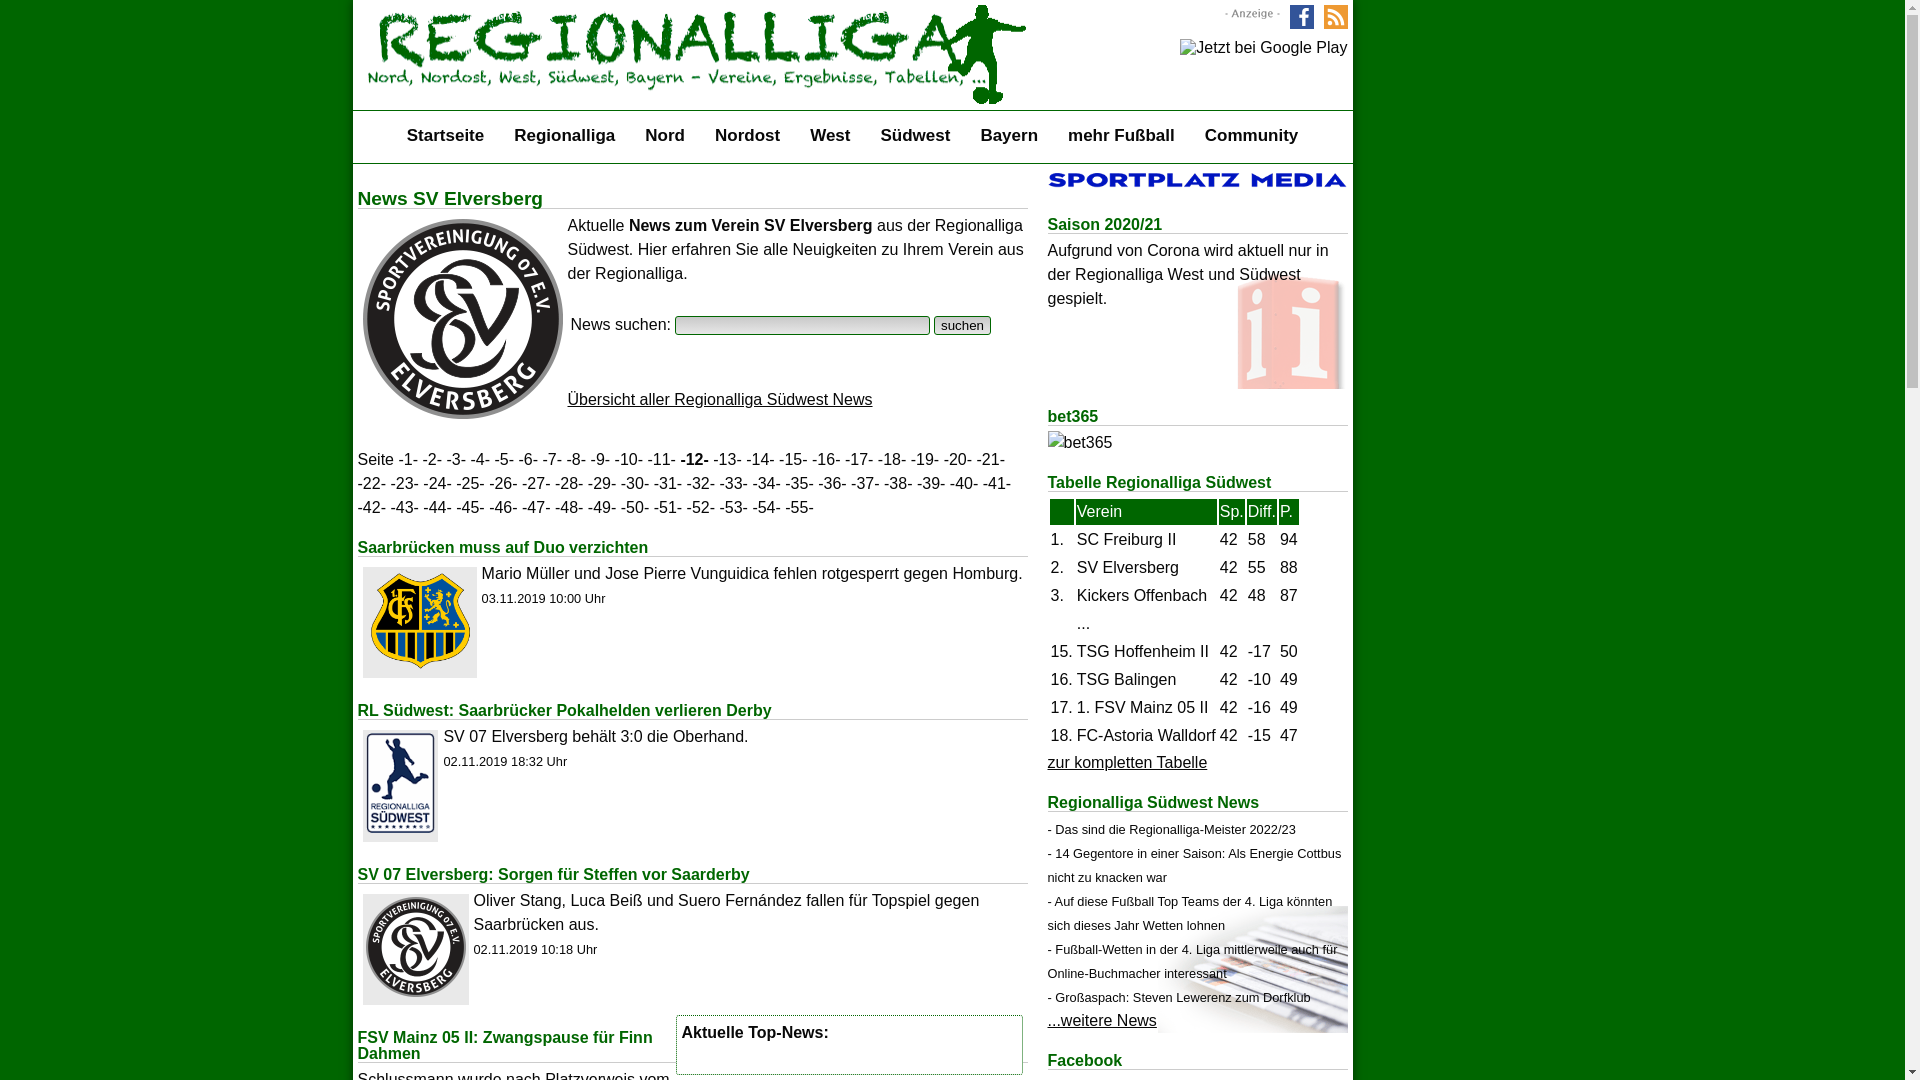 Image resolution: width=1920 pixels, height=1080 pixels. What do you see at coordinates (455, 459) in the screenshot?
I see `'-3-'` at bounding box center [455, 459].